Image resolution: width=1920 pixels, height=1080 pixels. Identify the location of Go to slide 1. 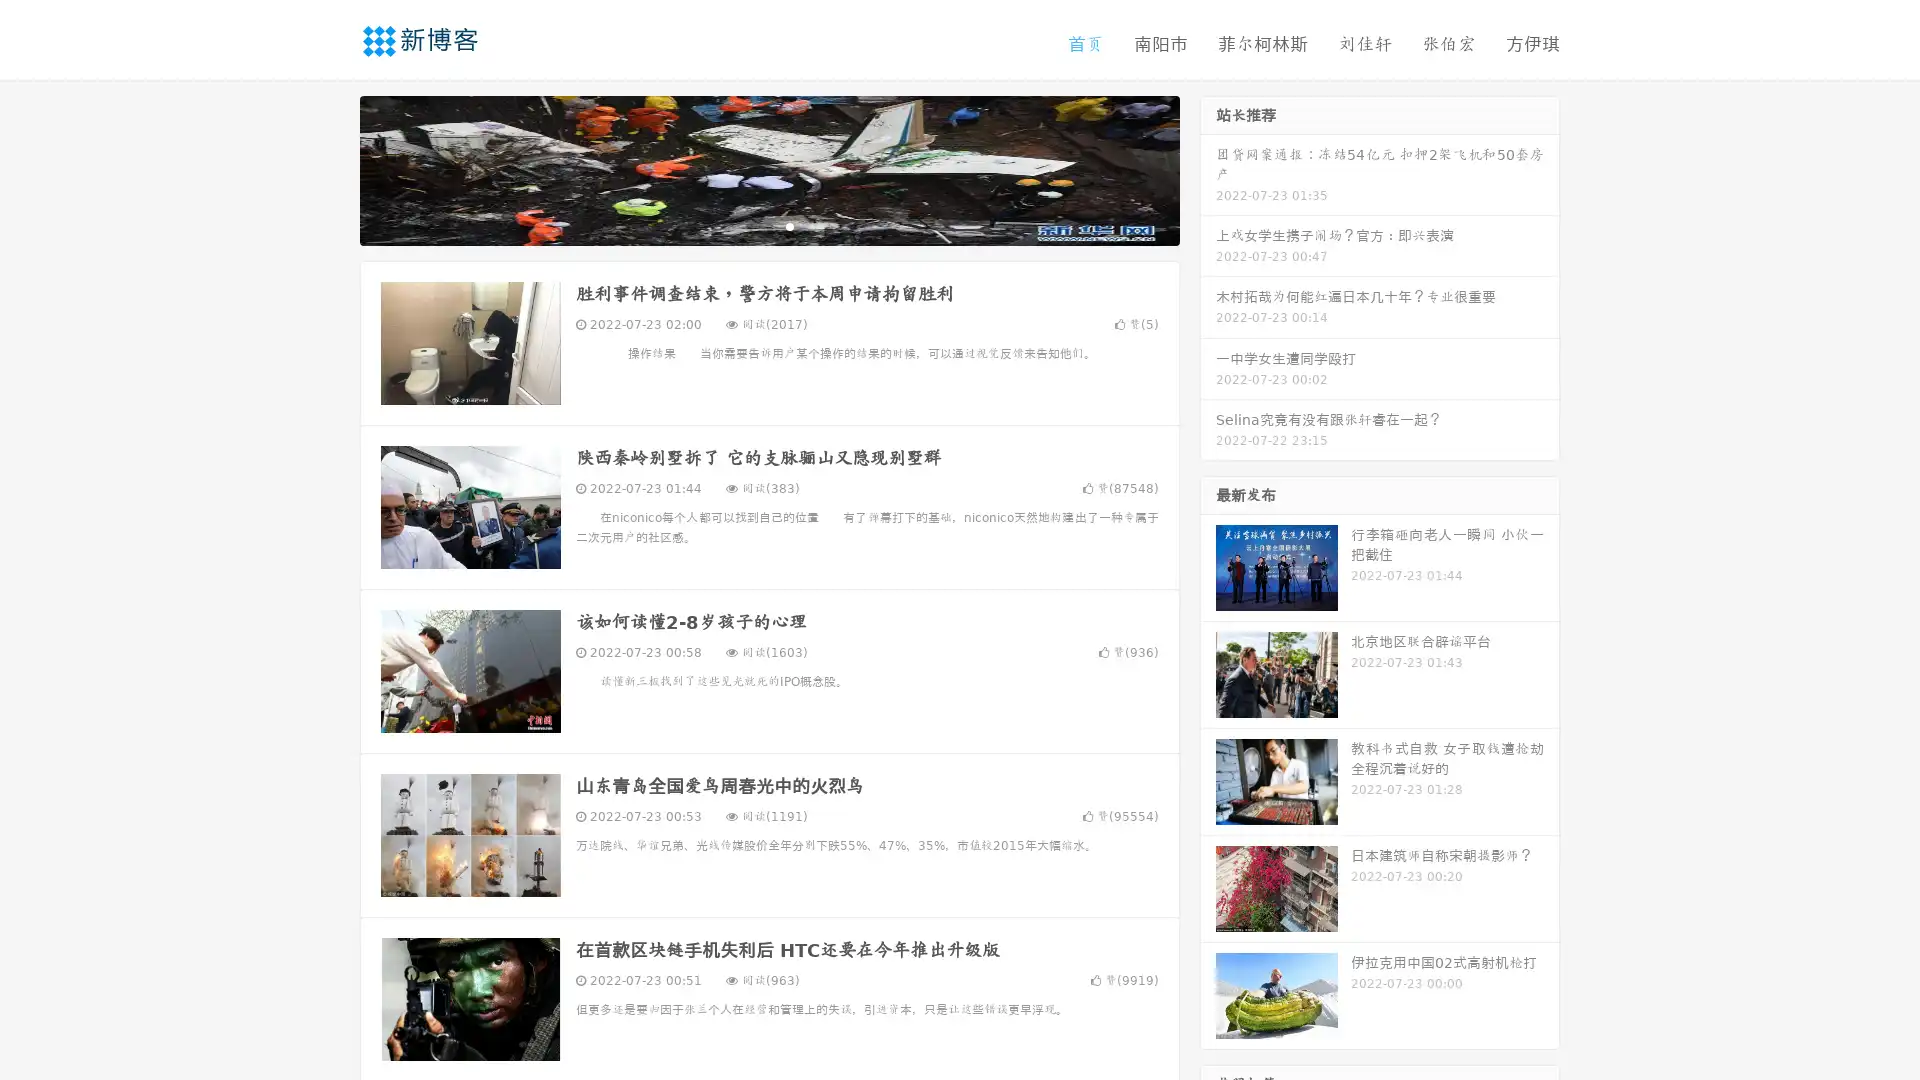
(748, 225).